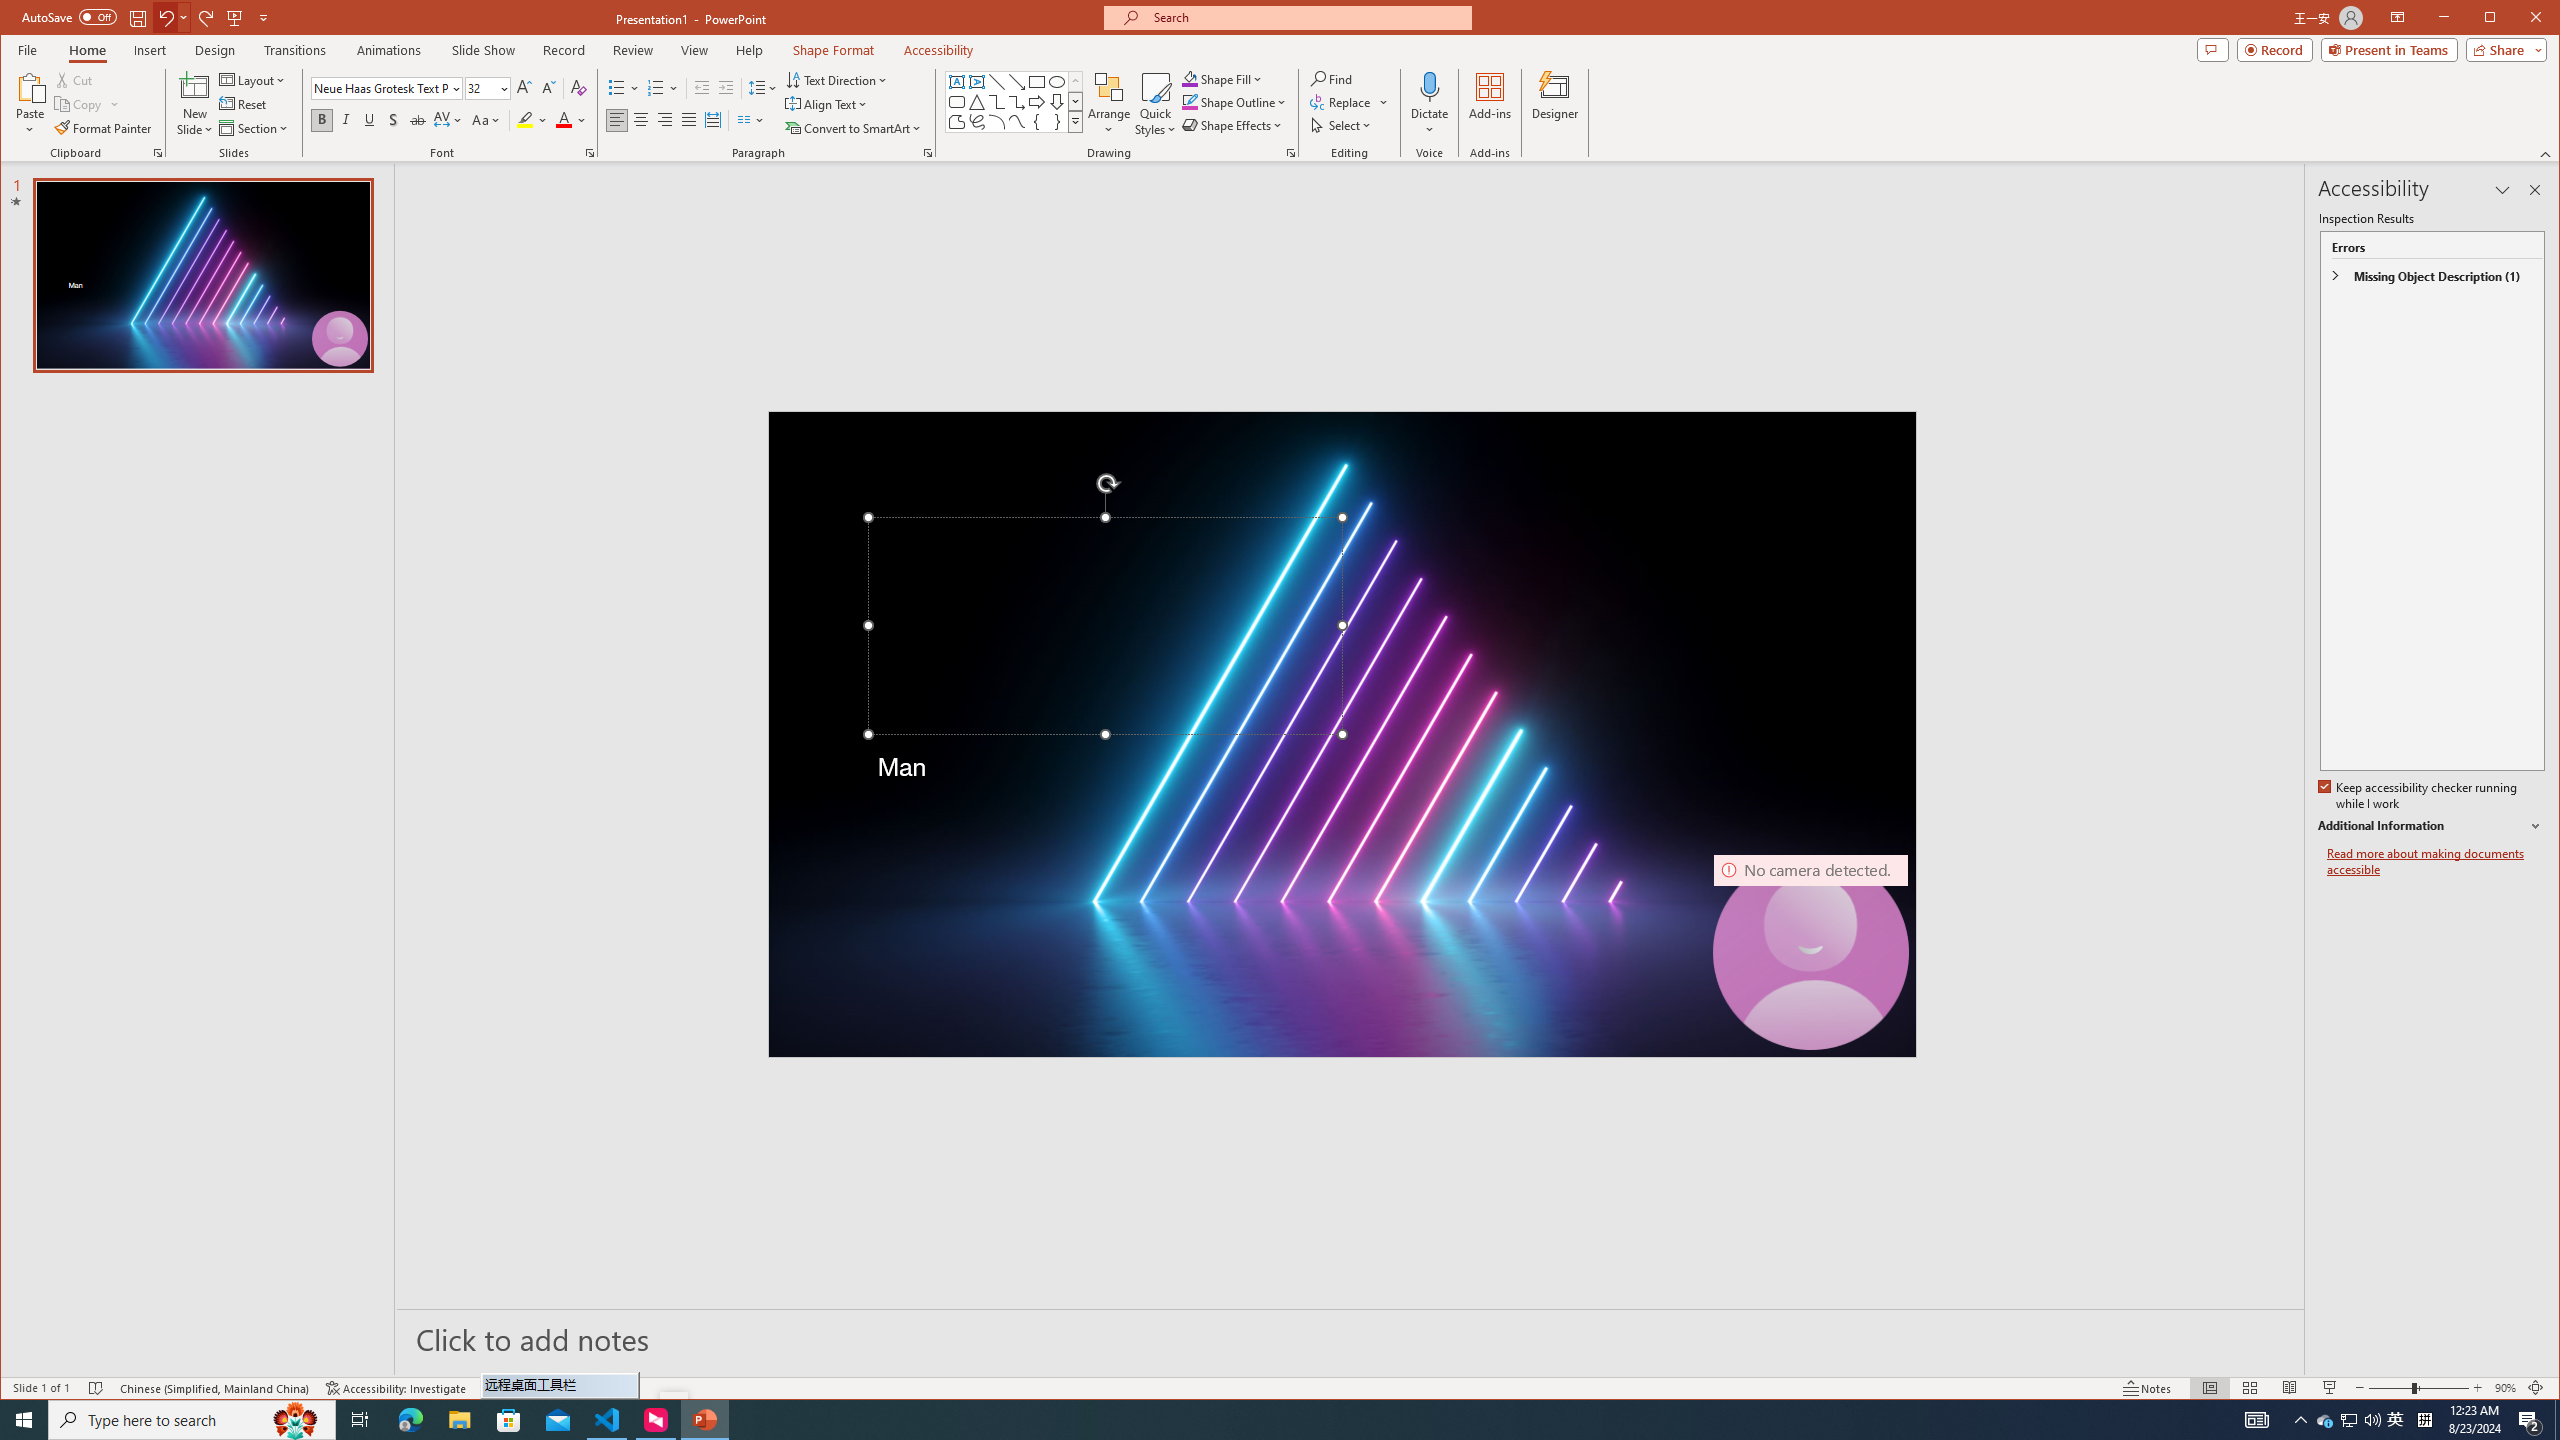 This screenshot has height=1440, width=2560. I want to click on 'Shape Format', so click(832, 49).